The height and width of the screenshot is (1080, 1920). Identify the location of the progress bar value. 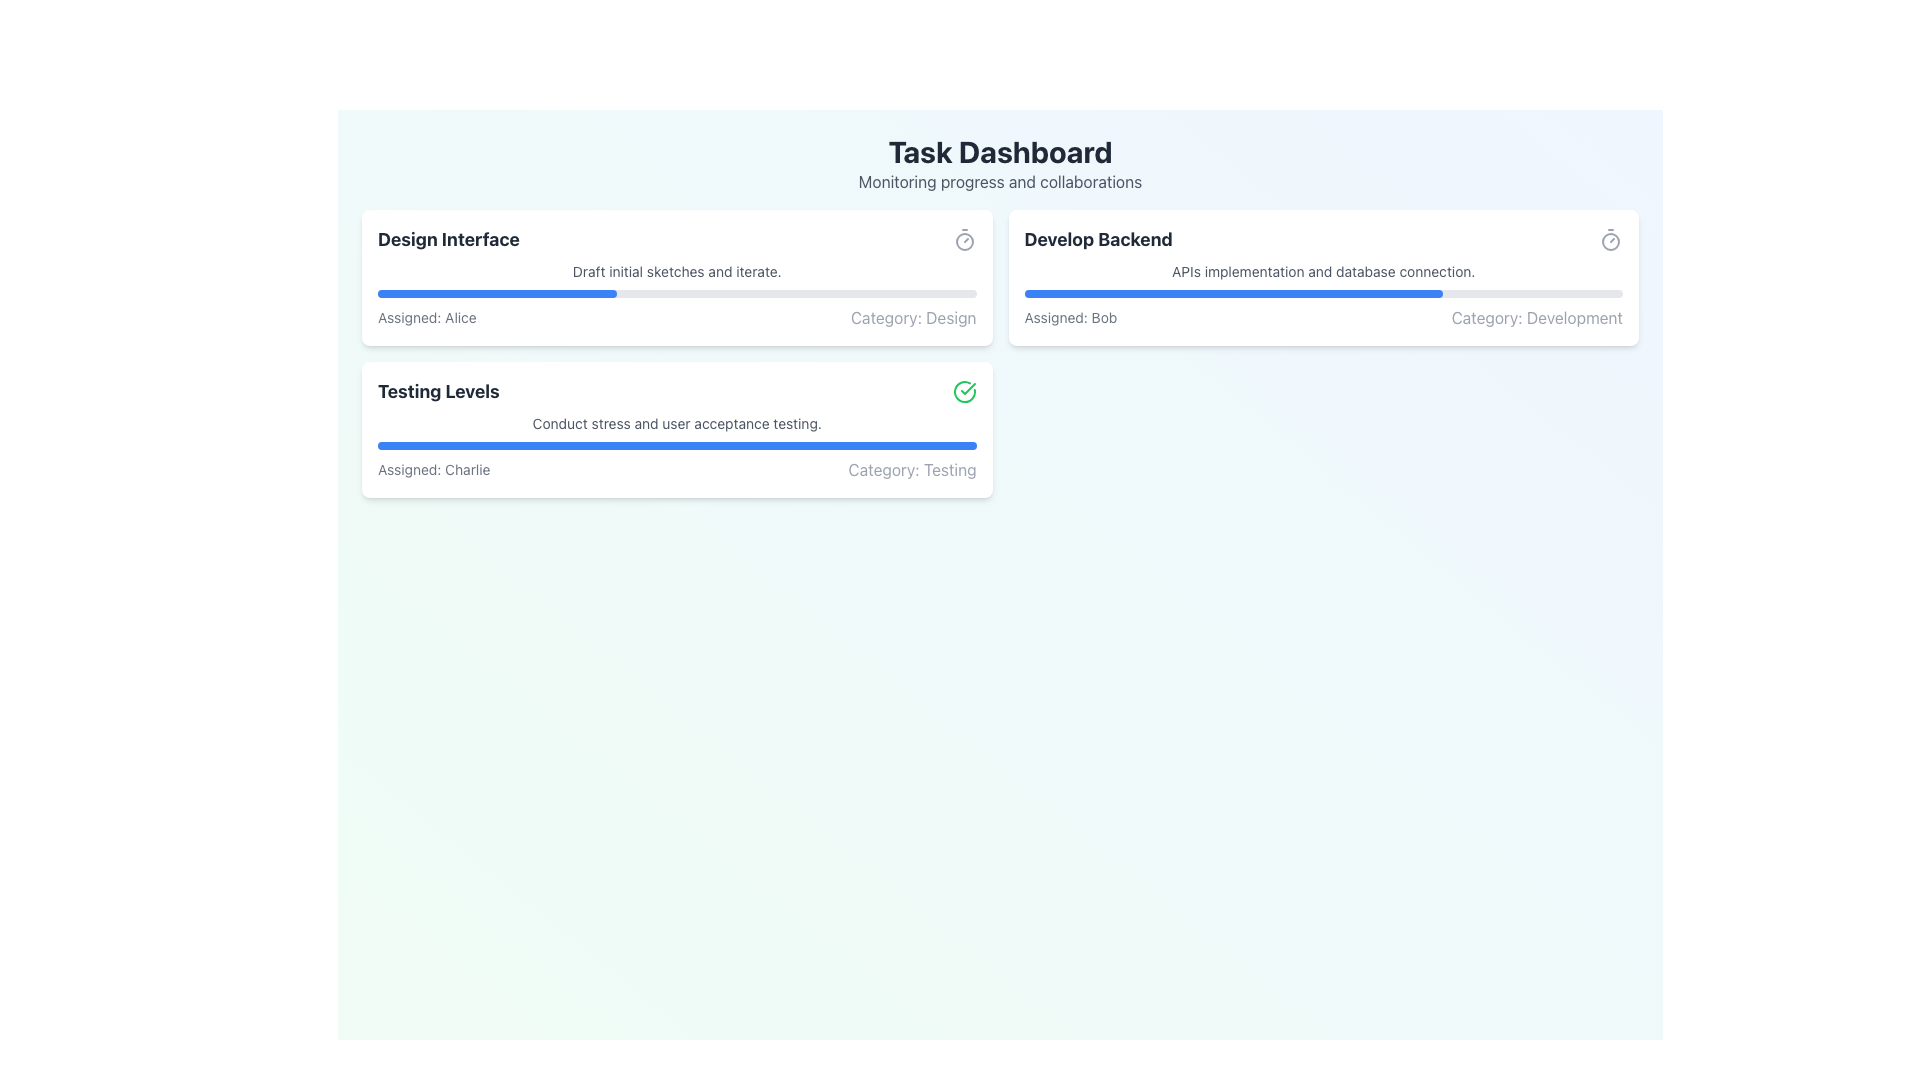
(1321, 293).